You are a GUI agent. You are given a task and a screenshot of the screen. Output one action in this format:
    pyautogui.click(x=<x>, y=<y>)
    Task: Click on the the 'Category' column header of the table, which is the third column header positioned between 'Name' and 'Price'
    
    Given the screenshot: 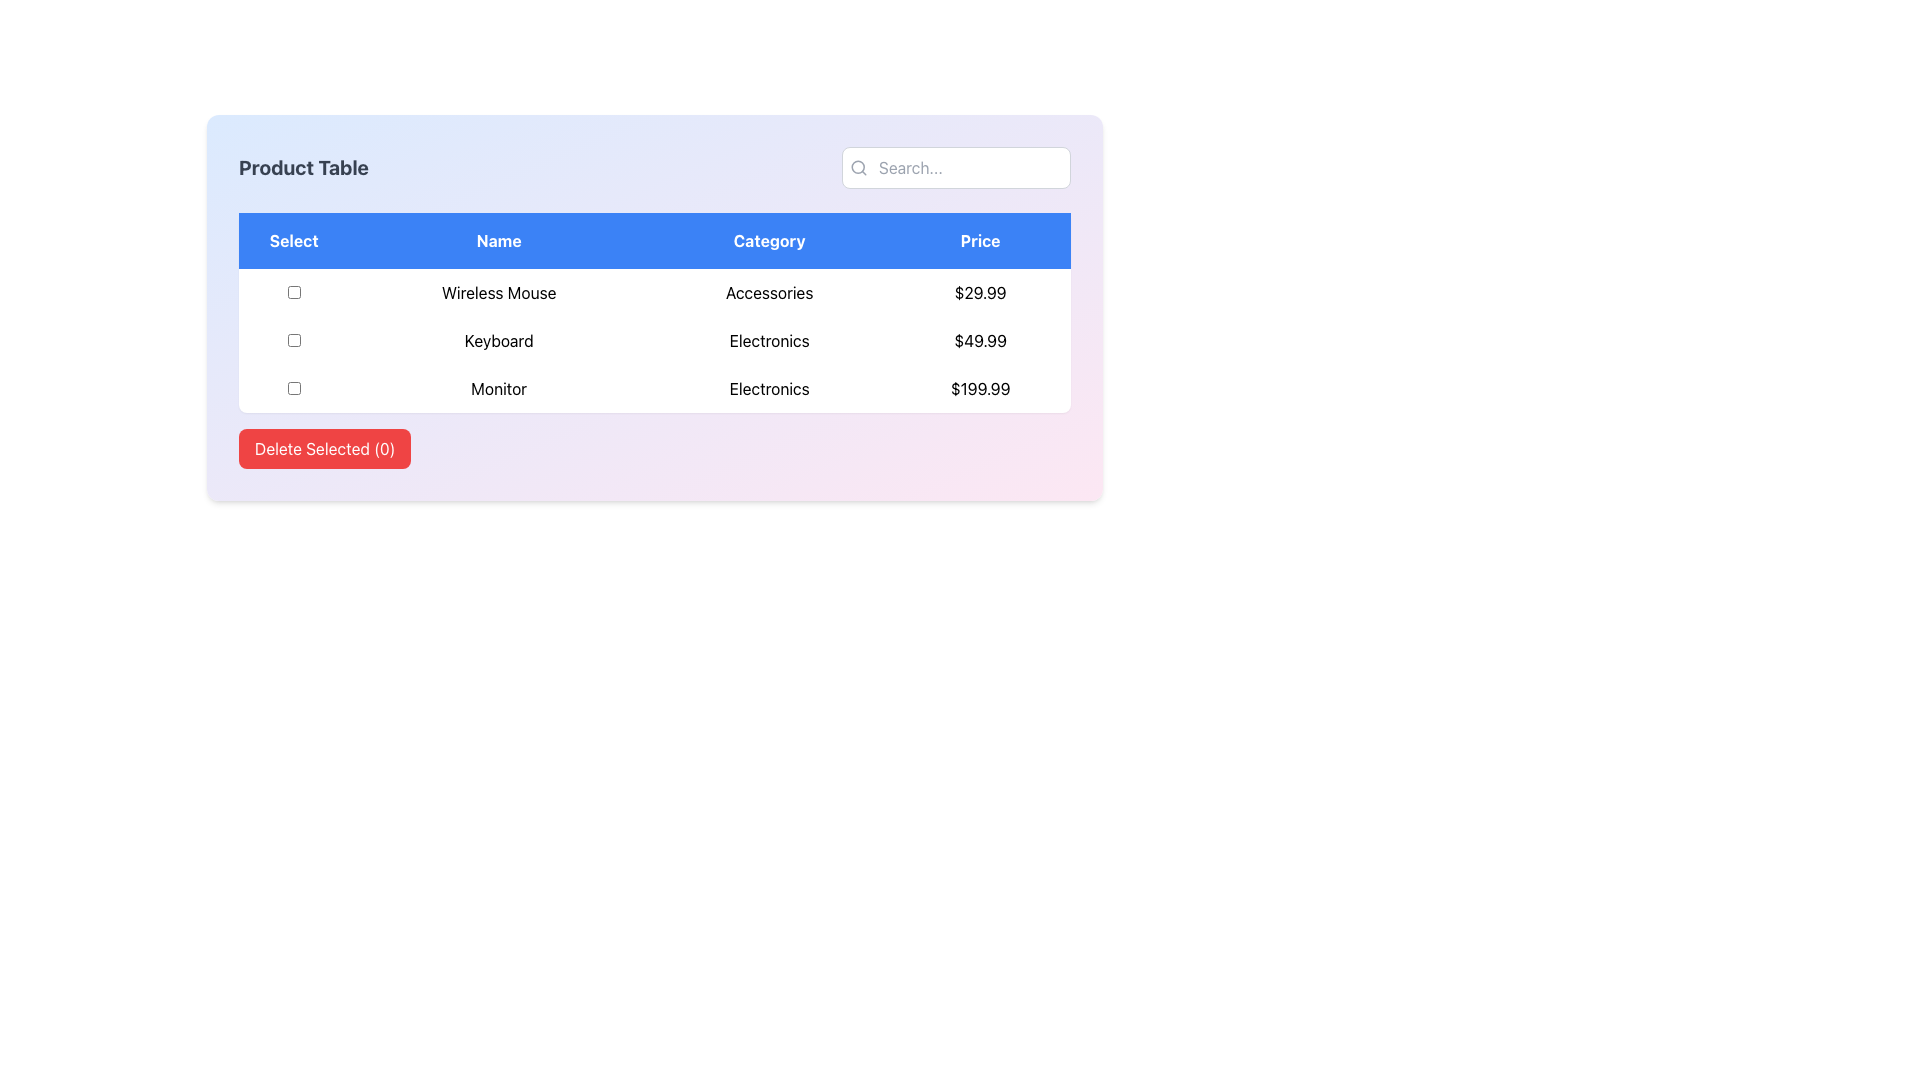 What is the action you would take?
    pyautogui.click(x=768, y=239)
    